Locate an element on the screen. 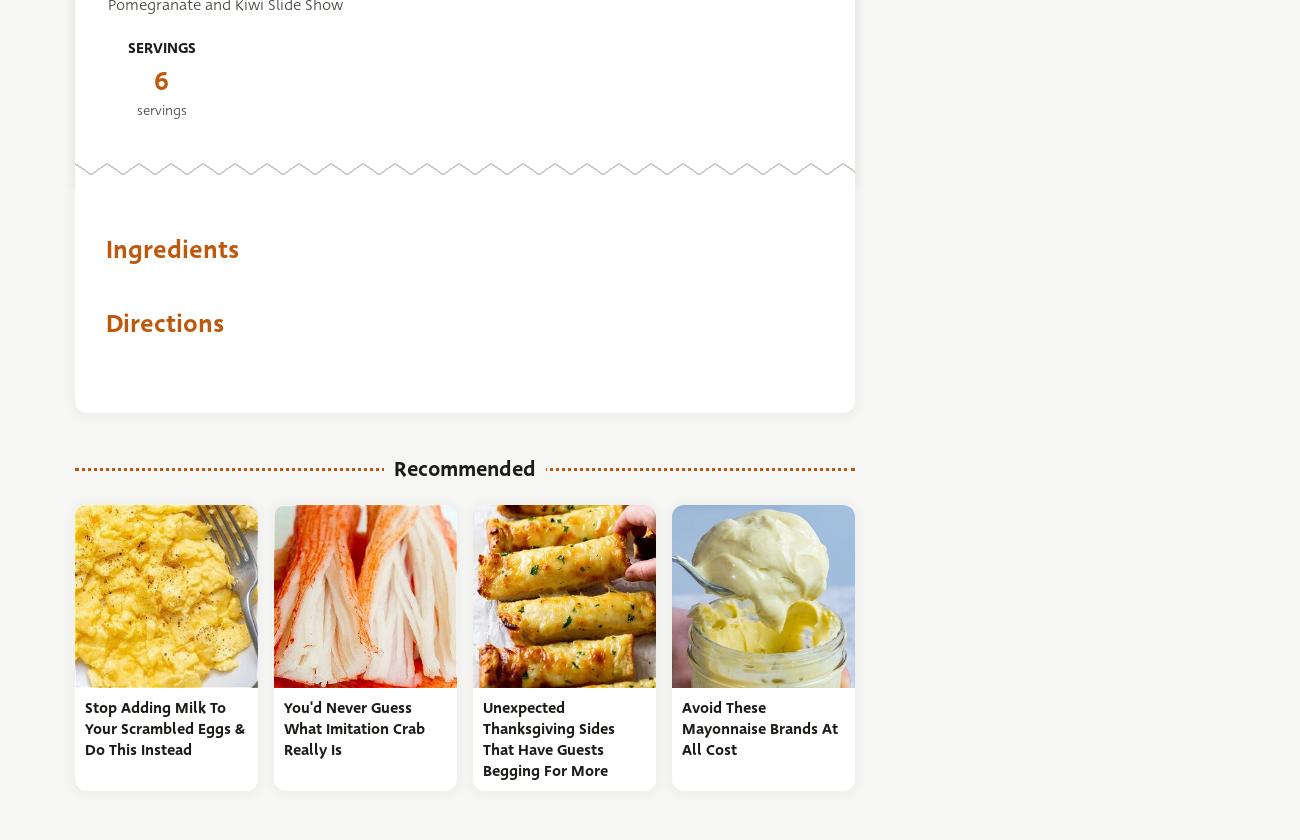  'Avoid These Mayonnaise Brands At All Cost' is located at coordinates (758, 728).